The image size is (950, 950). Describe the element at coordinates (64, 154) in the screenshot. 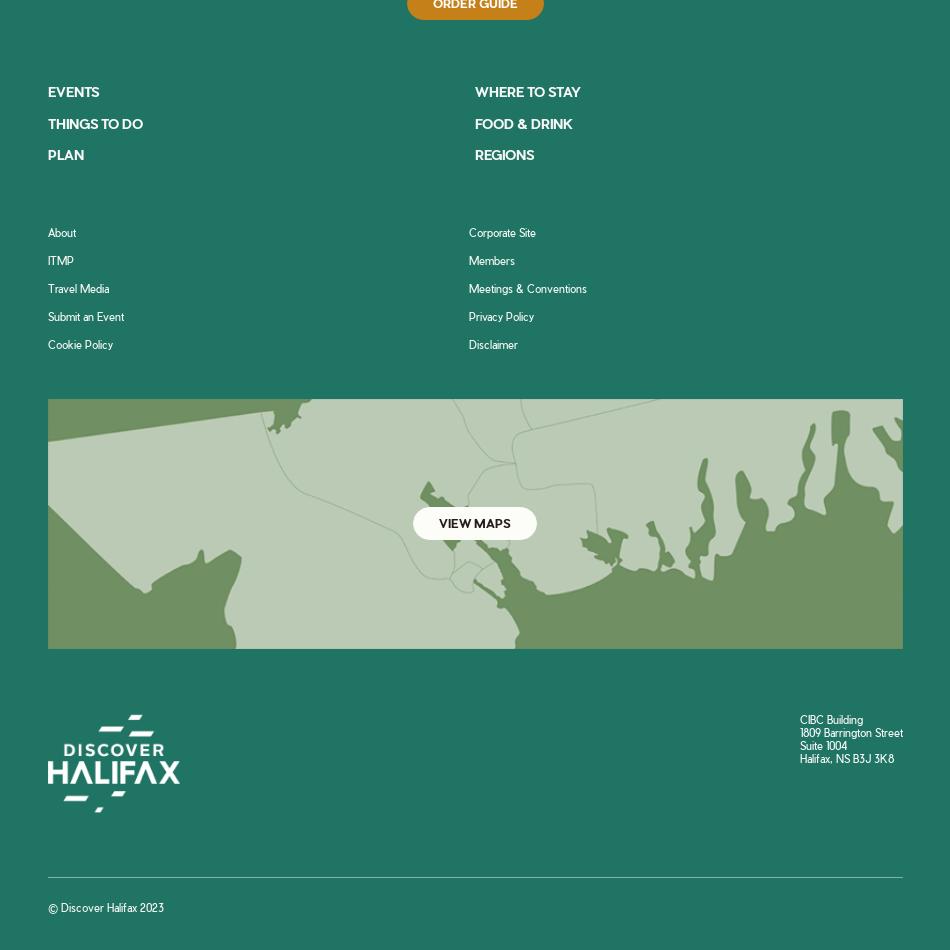

I see `'Plan'` at that location.